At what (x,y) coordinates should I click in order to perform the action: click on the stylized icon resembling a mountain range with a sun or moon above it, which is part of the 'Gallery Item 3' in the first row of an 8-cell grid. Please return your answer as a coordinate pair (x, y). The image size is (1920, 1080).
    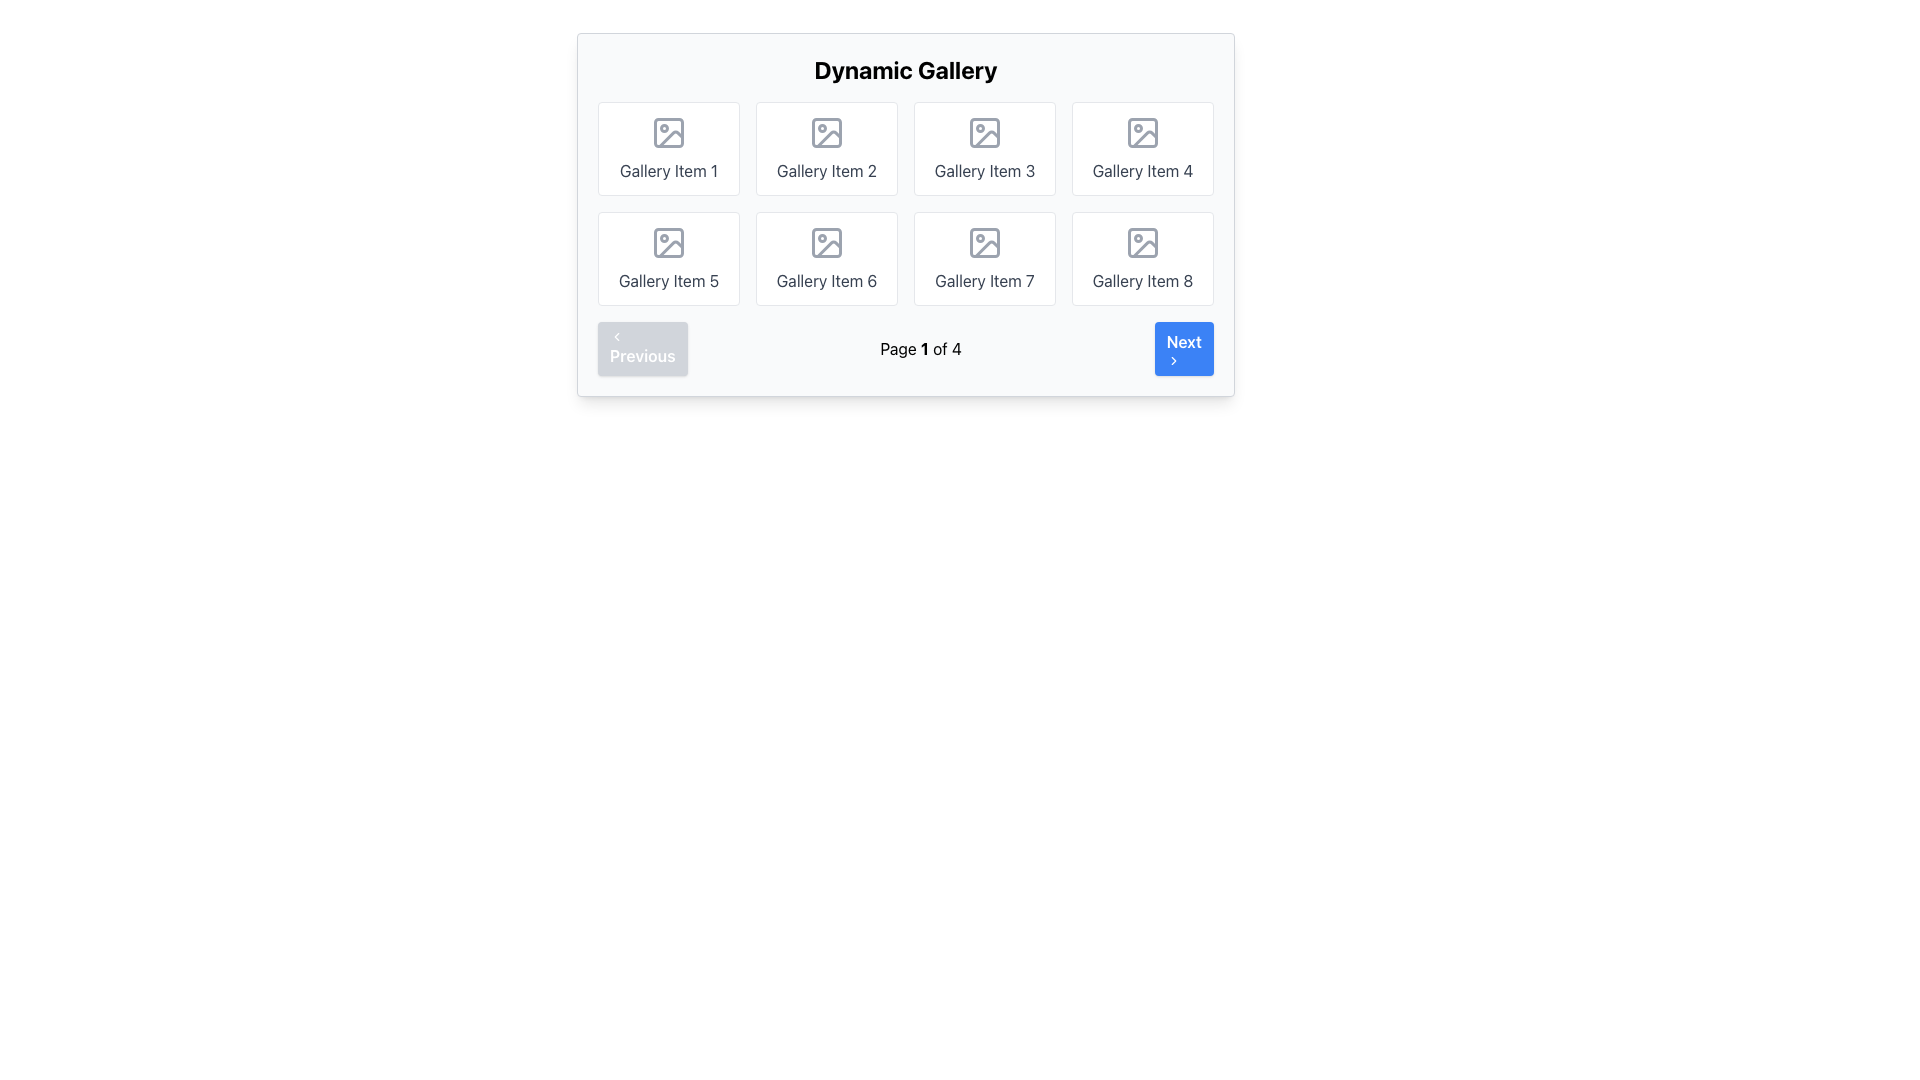
    Looking at the image, I should click on (987, 138).